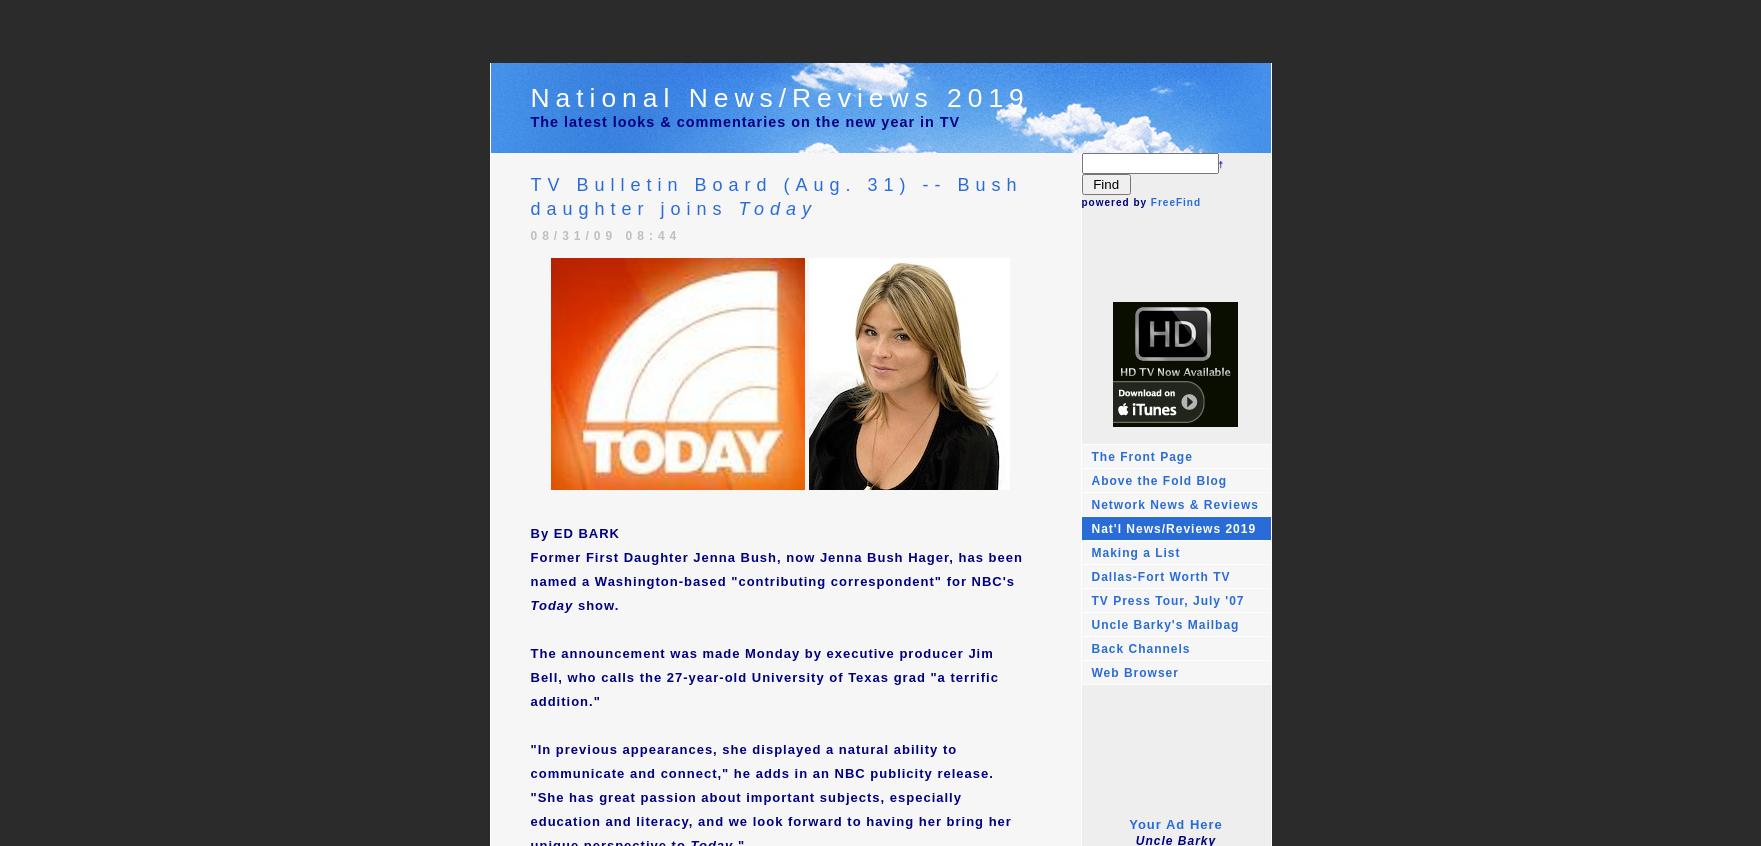  What do you see at coordinates (748, 653) in the screenshot?
I see `'The announcement was made Monday by executive producer'` at bounding box center [748, 653].